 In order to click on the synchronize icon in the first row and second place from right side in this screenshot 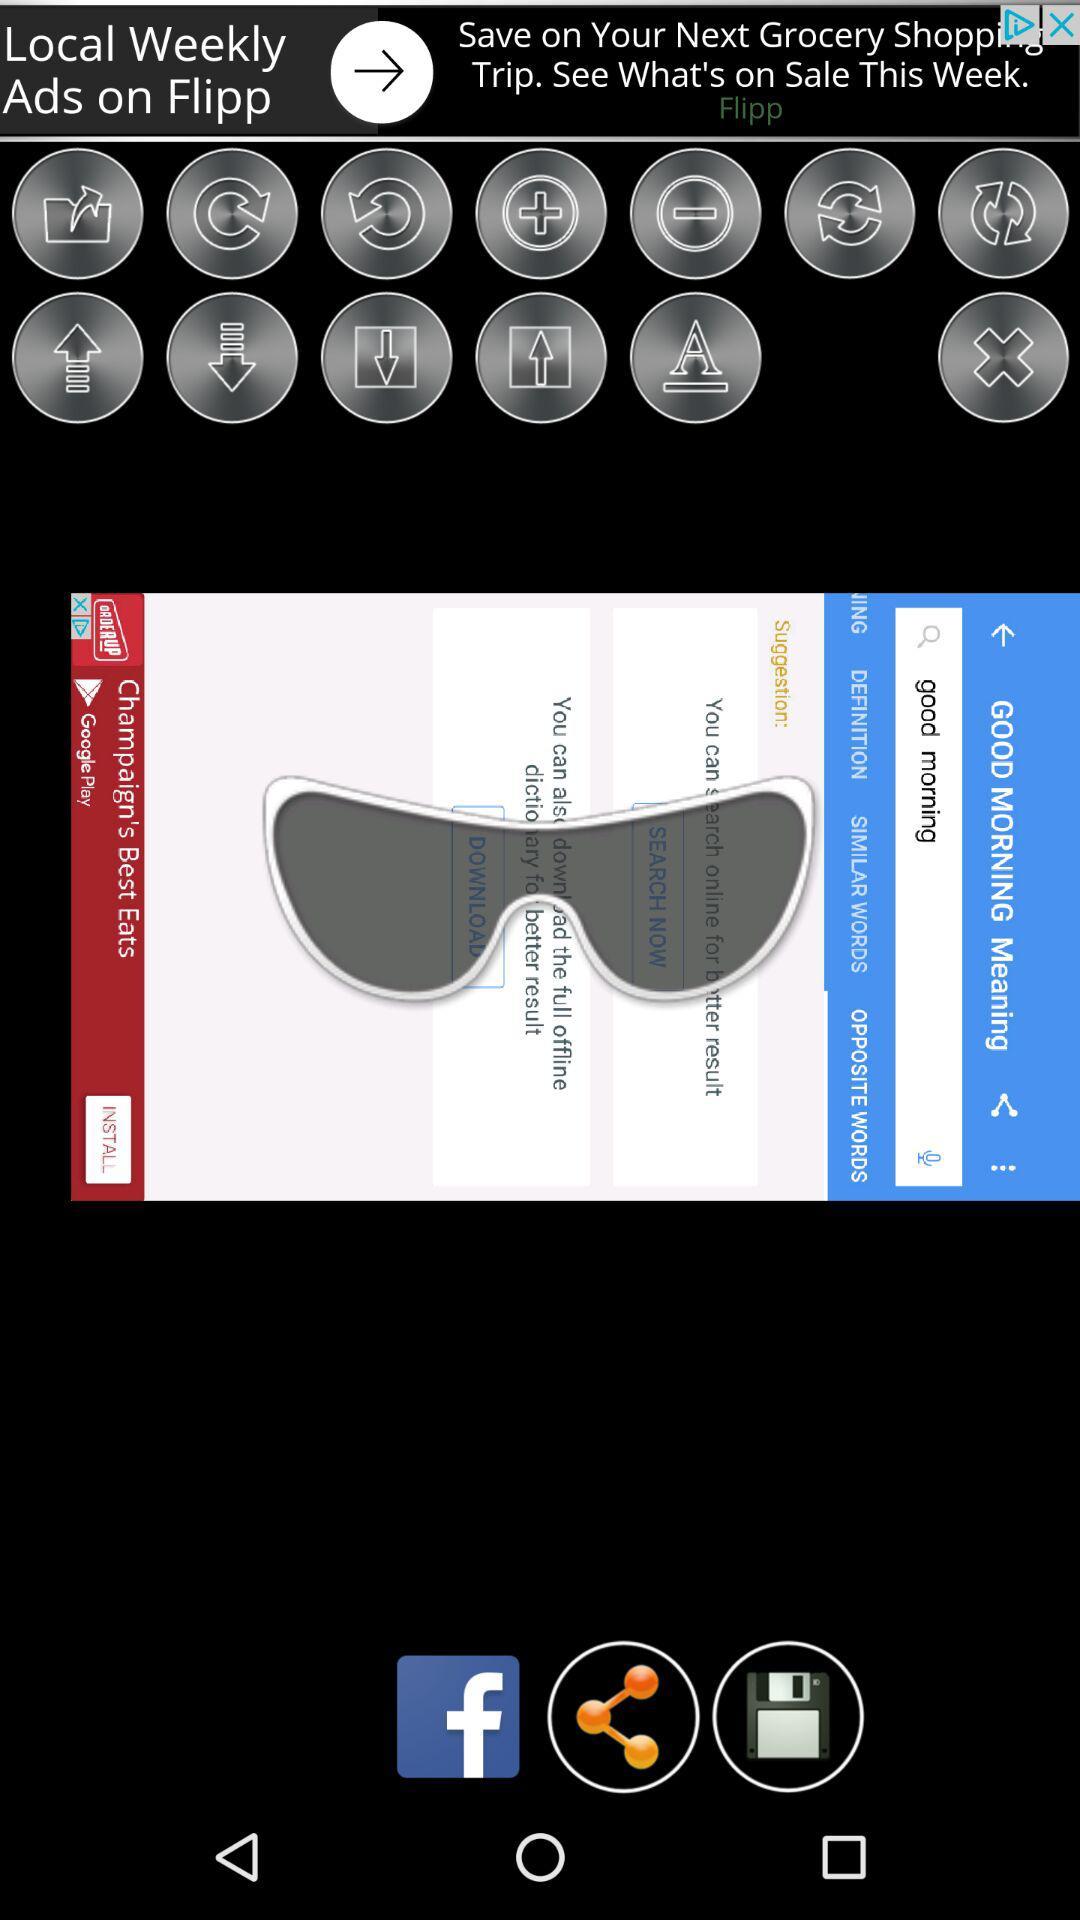, I will do `click(849, 213)`.